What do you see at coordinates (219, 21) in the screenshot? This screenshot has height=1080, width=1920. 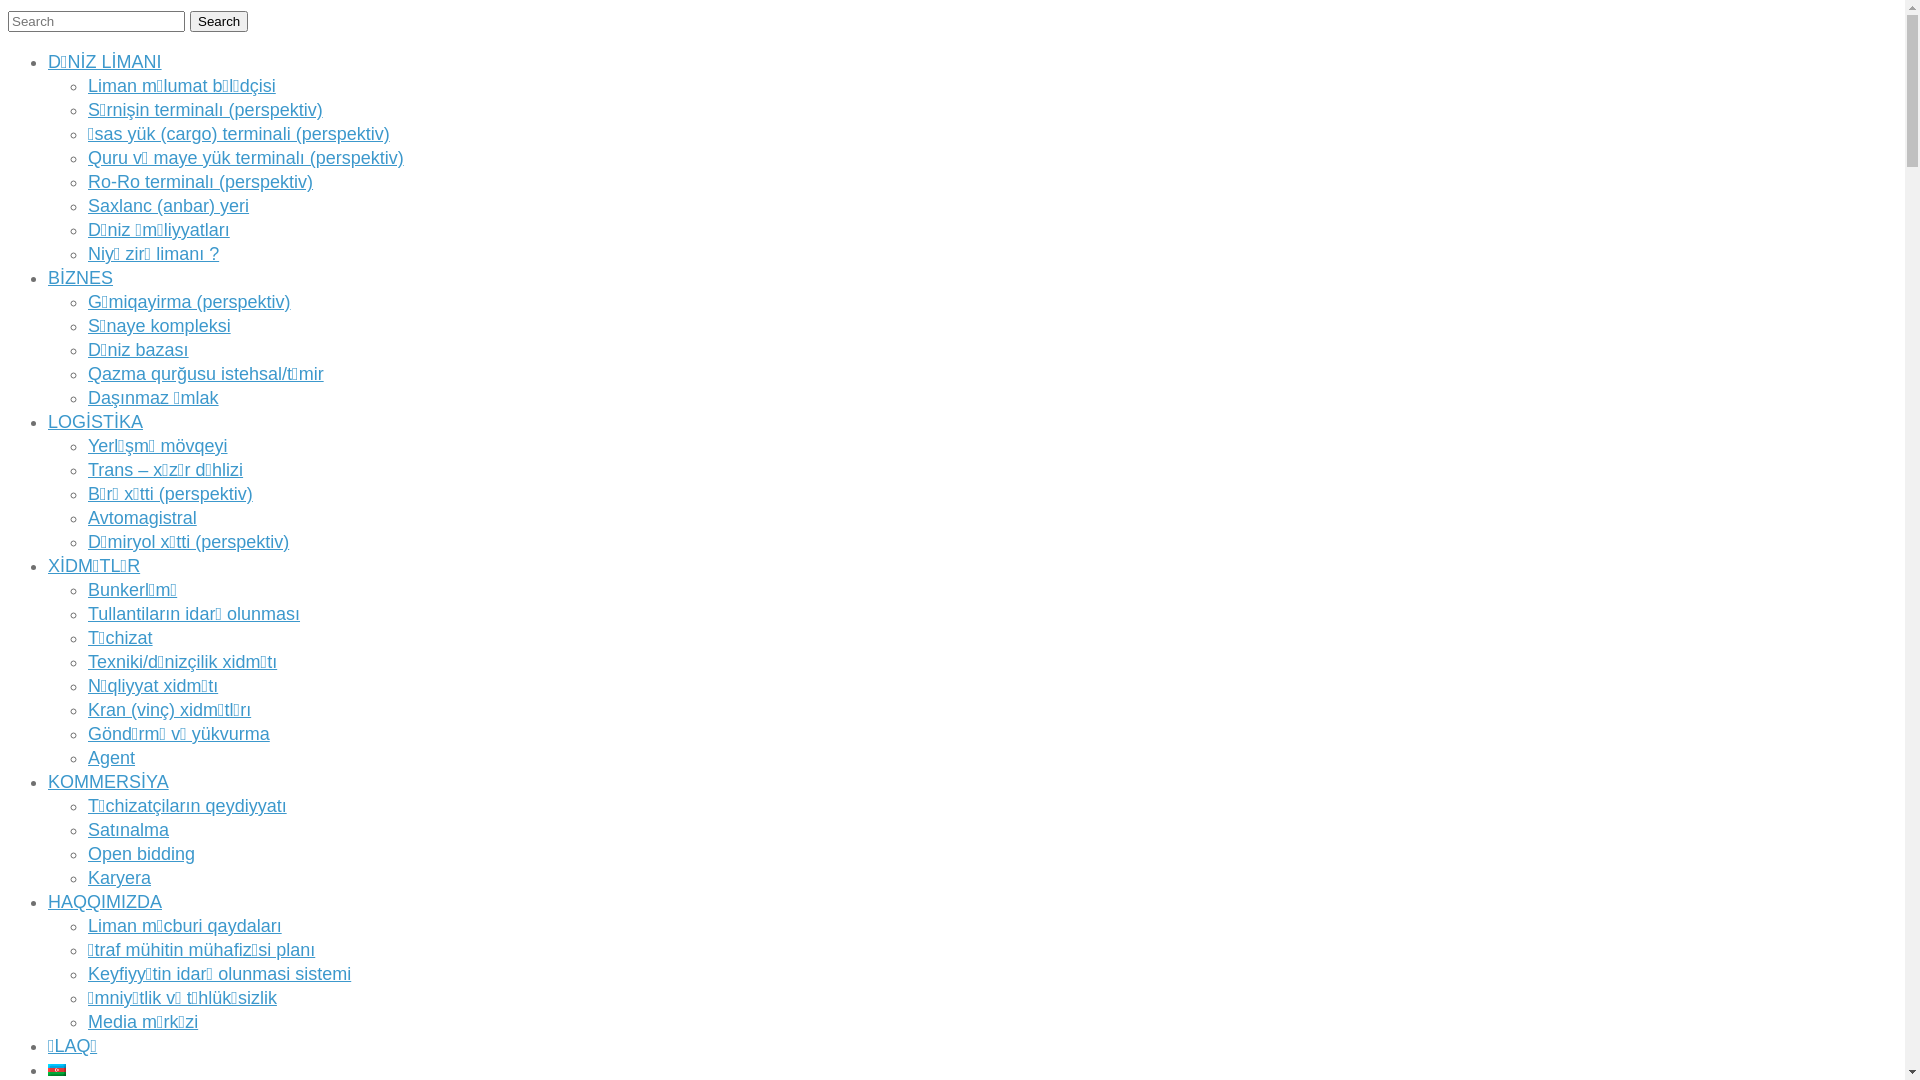 I see `'Search'` at bounding box center [219, 21].